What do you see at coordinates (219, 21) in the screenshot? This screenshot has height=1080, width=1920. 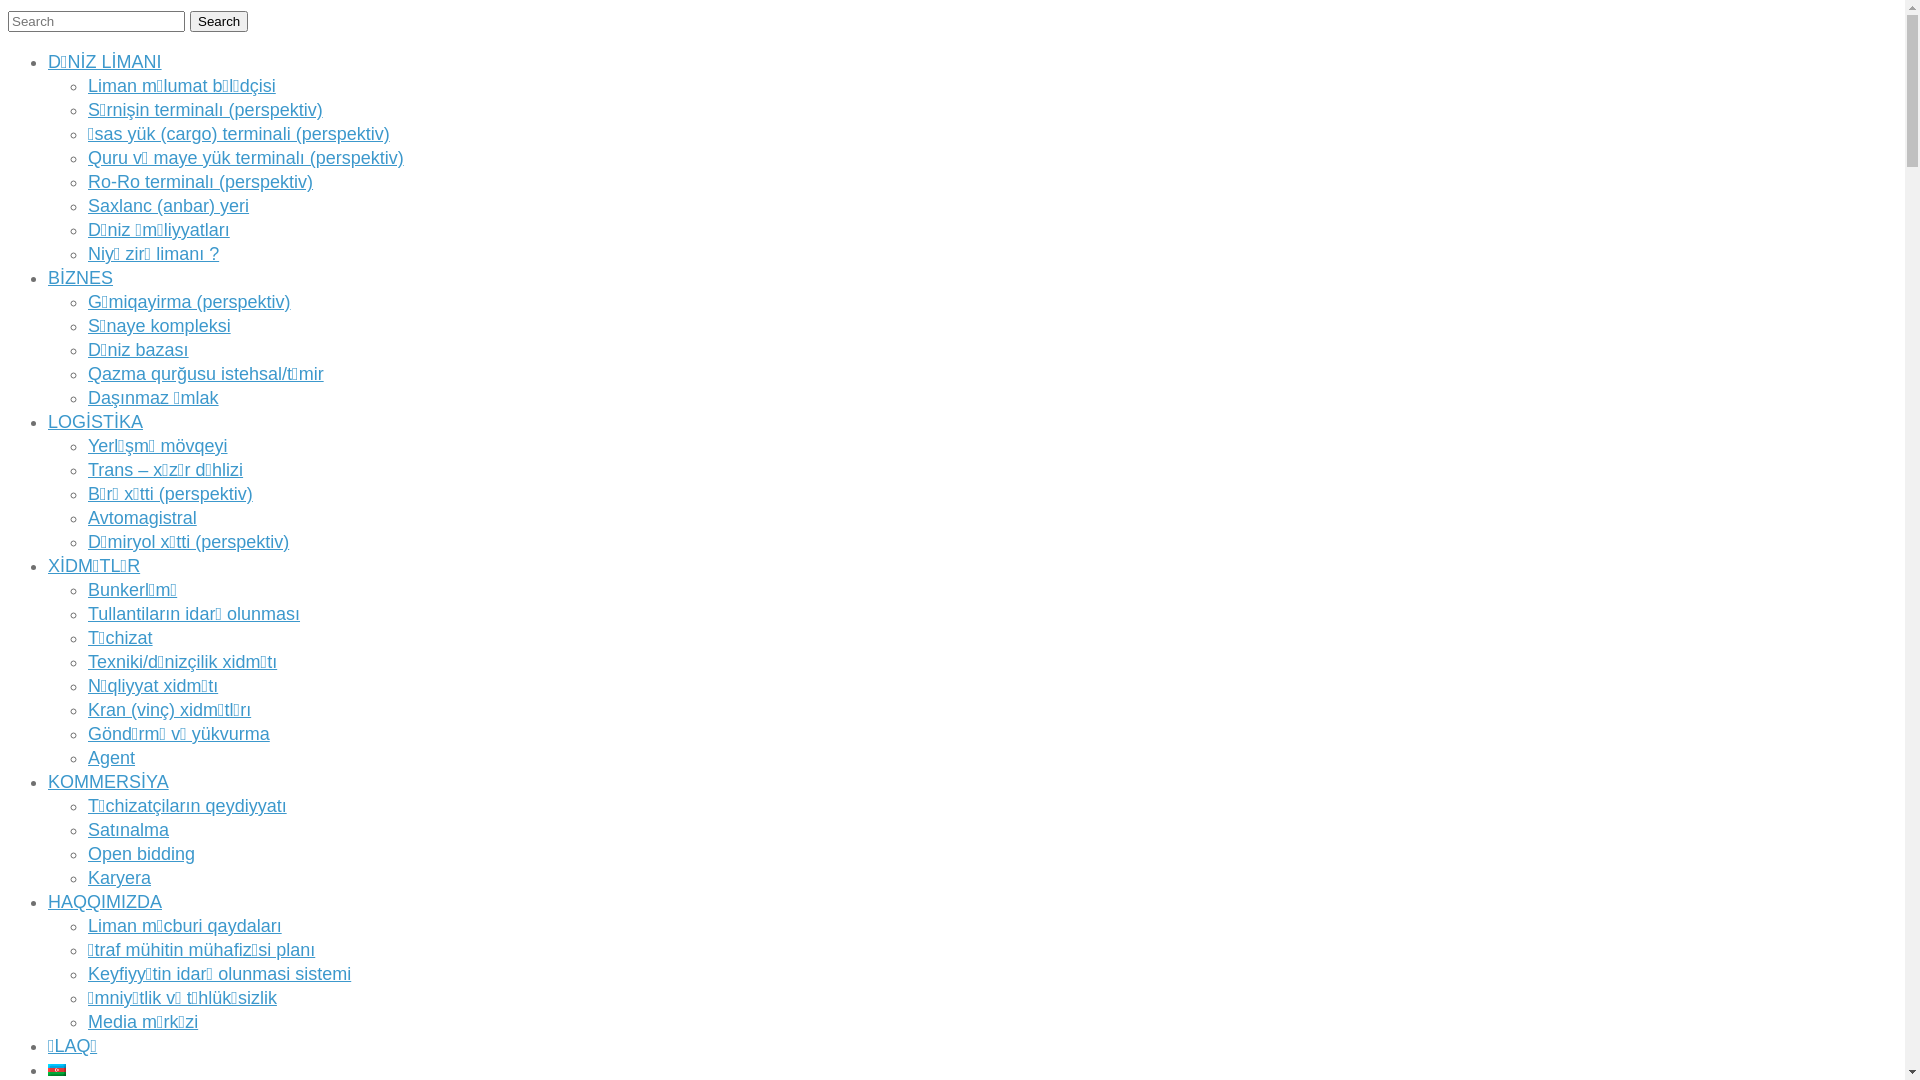 I see `'Search'` at bounding box center [219, 21].